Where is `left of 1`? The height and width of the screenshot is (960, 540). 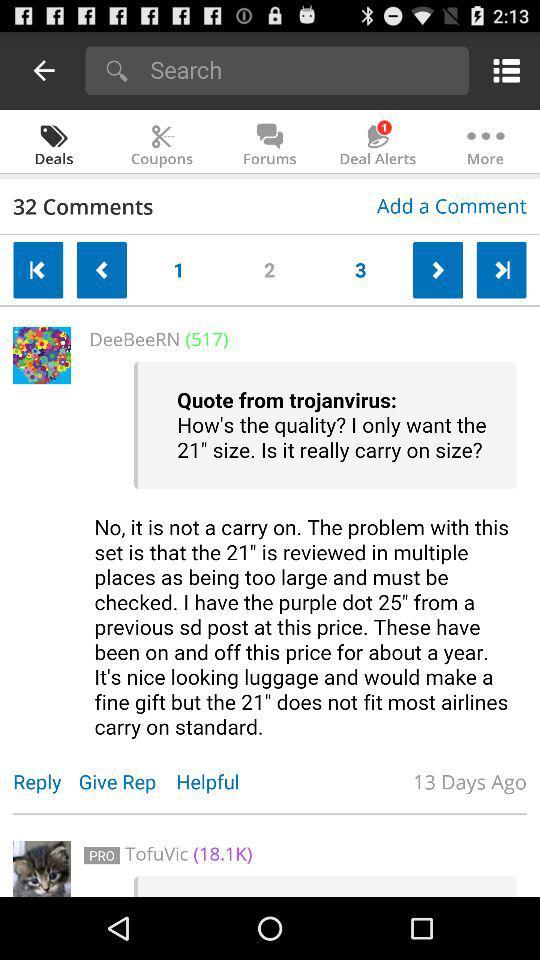
left of 1 is located at coordinates (102, 269).